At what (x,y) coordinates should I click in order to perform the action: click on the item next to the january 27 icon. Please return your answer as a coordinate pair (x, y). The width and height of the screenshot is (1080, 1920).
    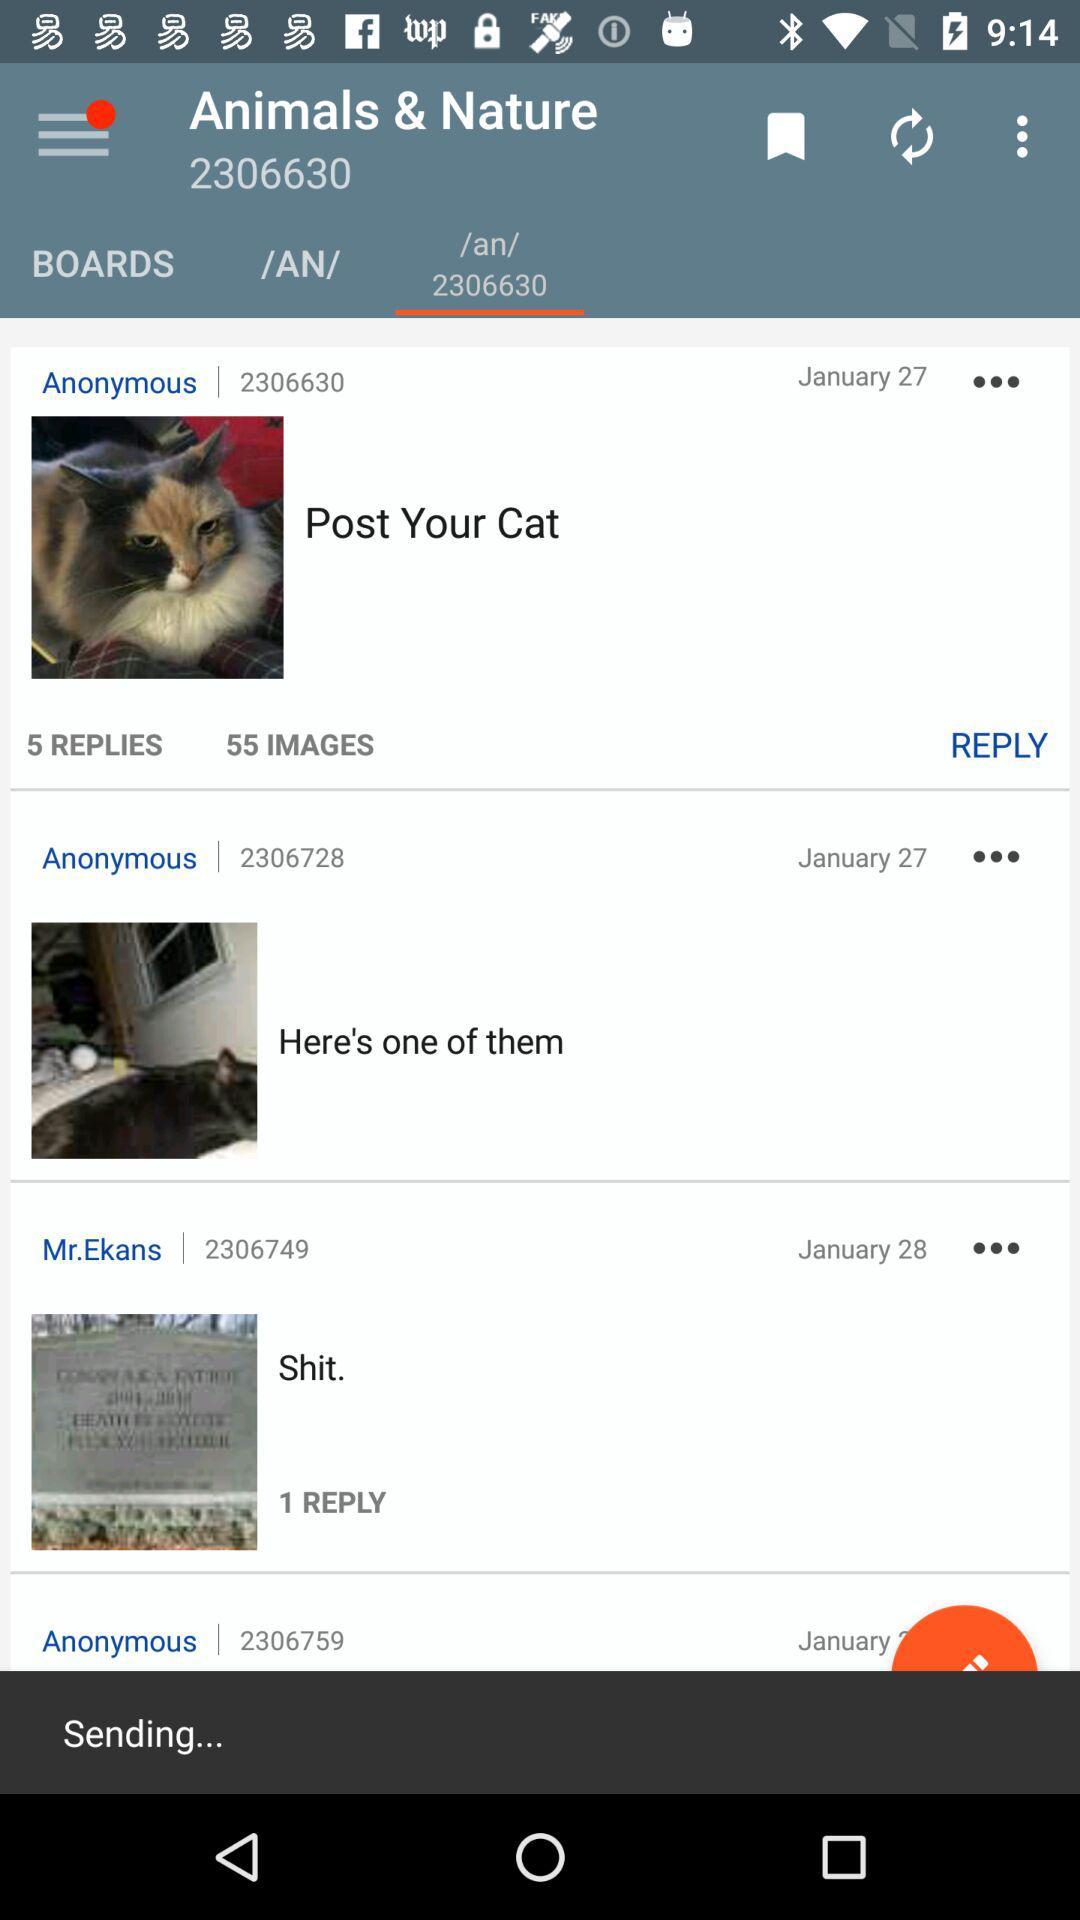
    Looking at the image, I should click on (995, 381).